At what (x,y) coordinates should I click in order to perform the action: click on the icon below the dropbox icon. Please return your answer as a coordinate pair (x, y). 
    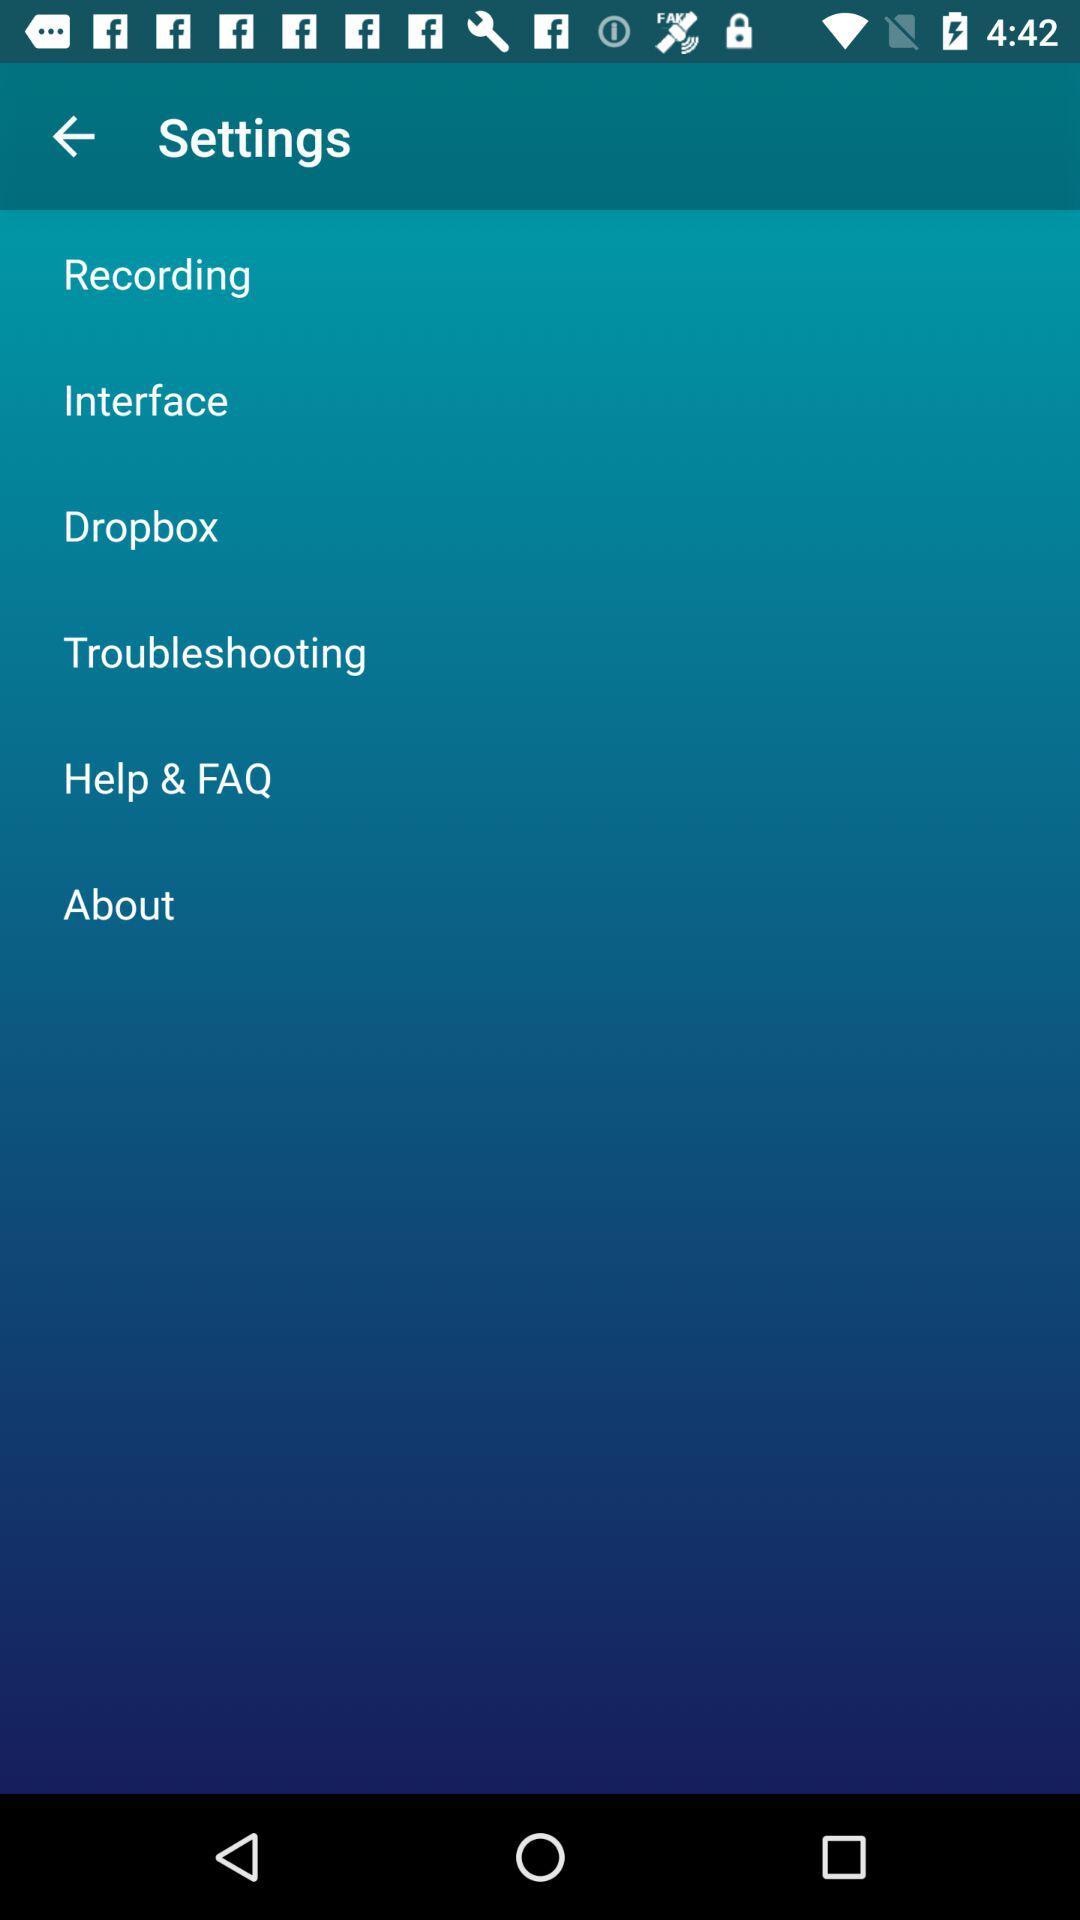
    Looking at the image, I should click on (214, 651).